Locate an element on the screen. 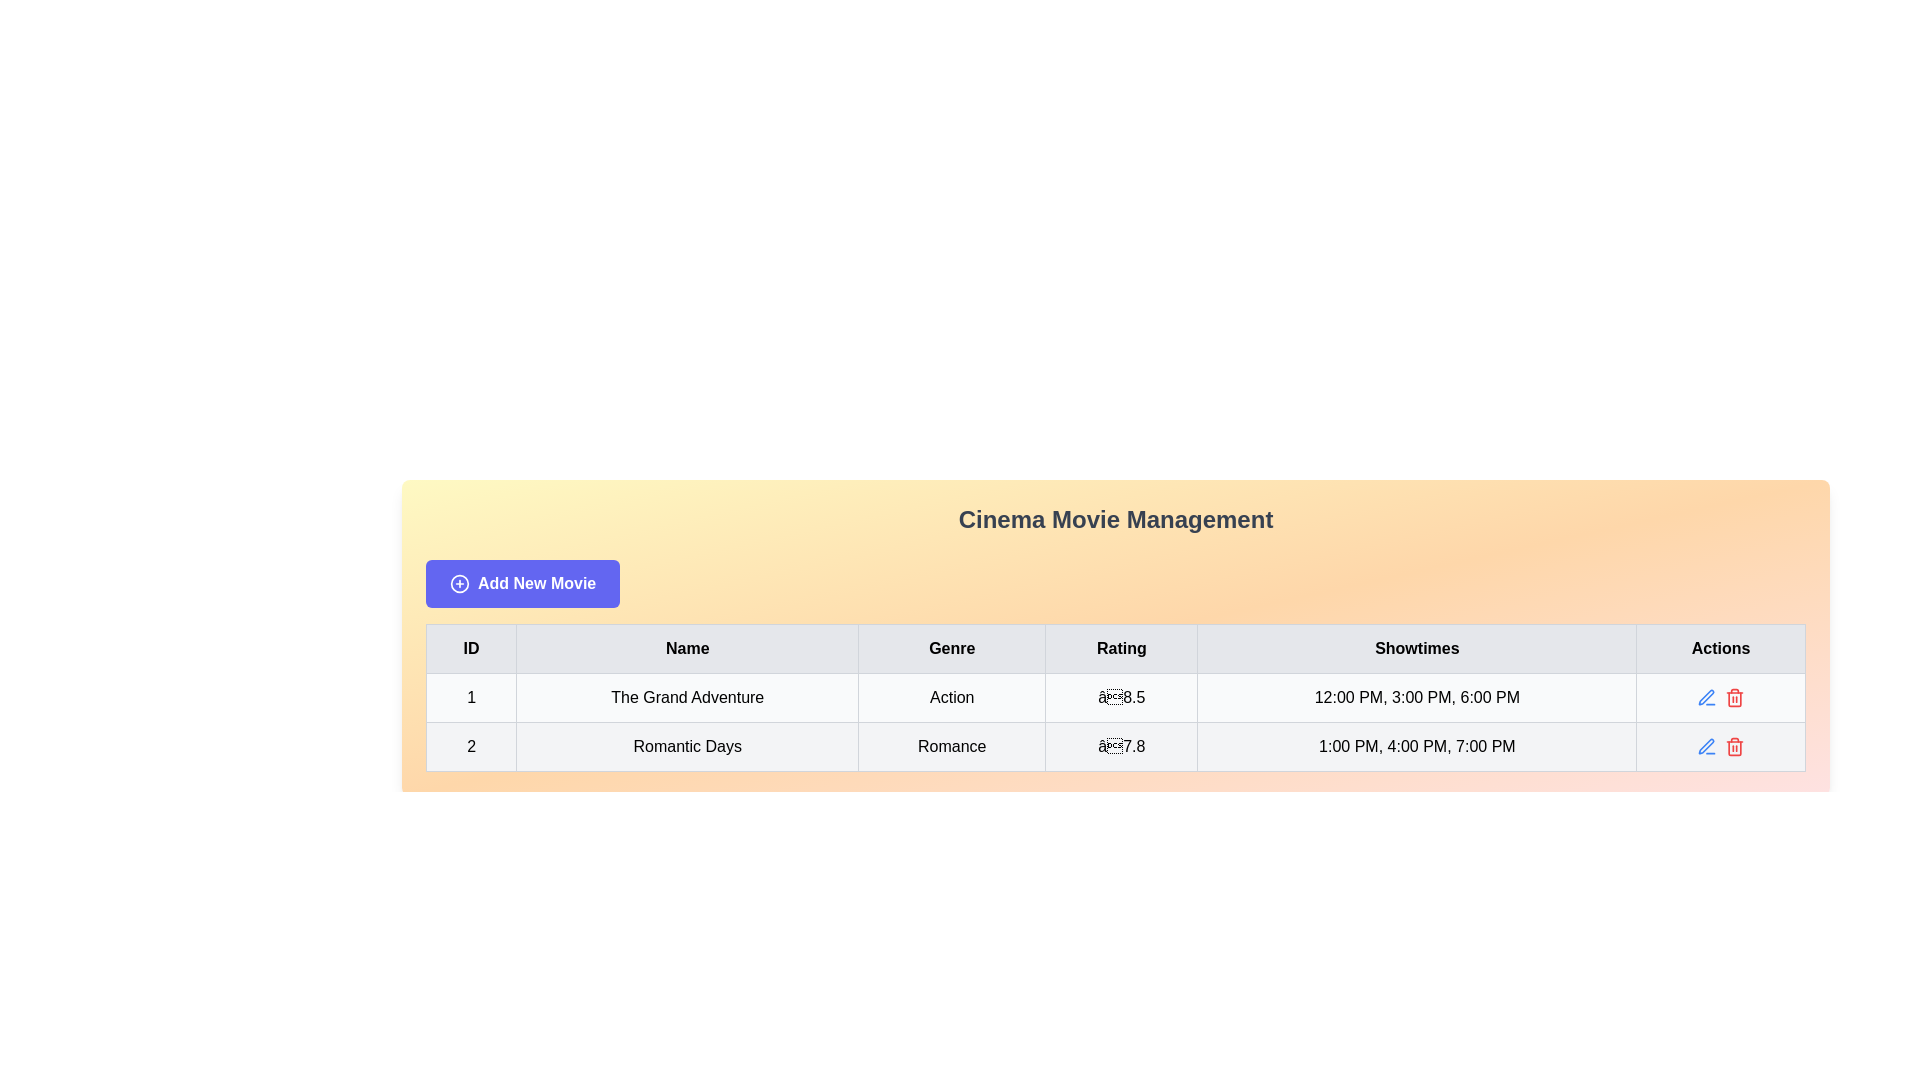 The width and height of the screenshot is (1920, 1080). the pencil icon in the Action cell of the first row in the table to initiate editing of the associated movie details is located at coordinates (1720, 697).